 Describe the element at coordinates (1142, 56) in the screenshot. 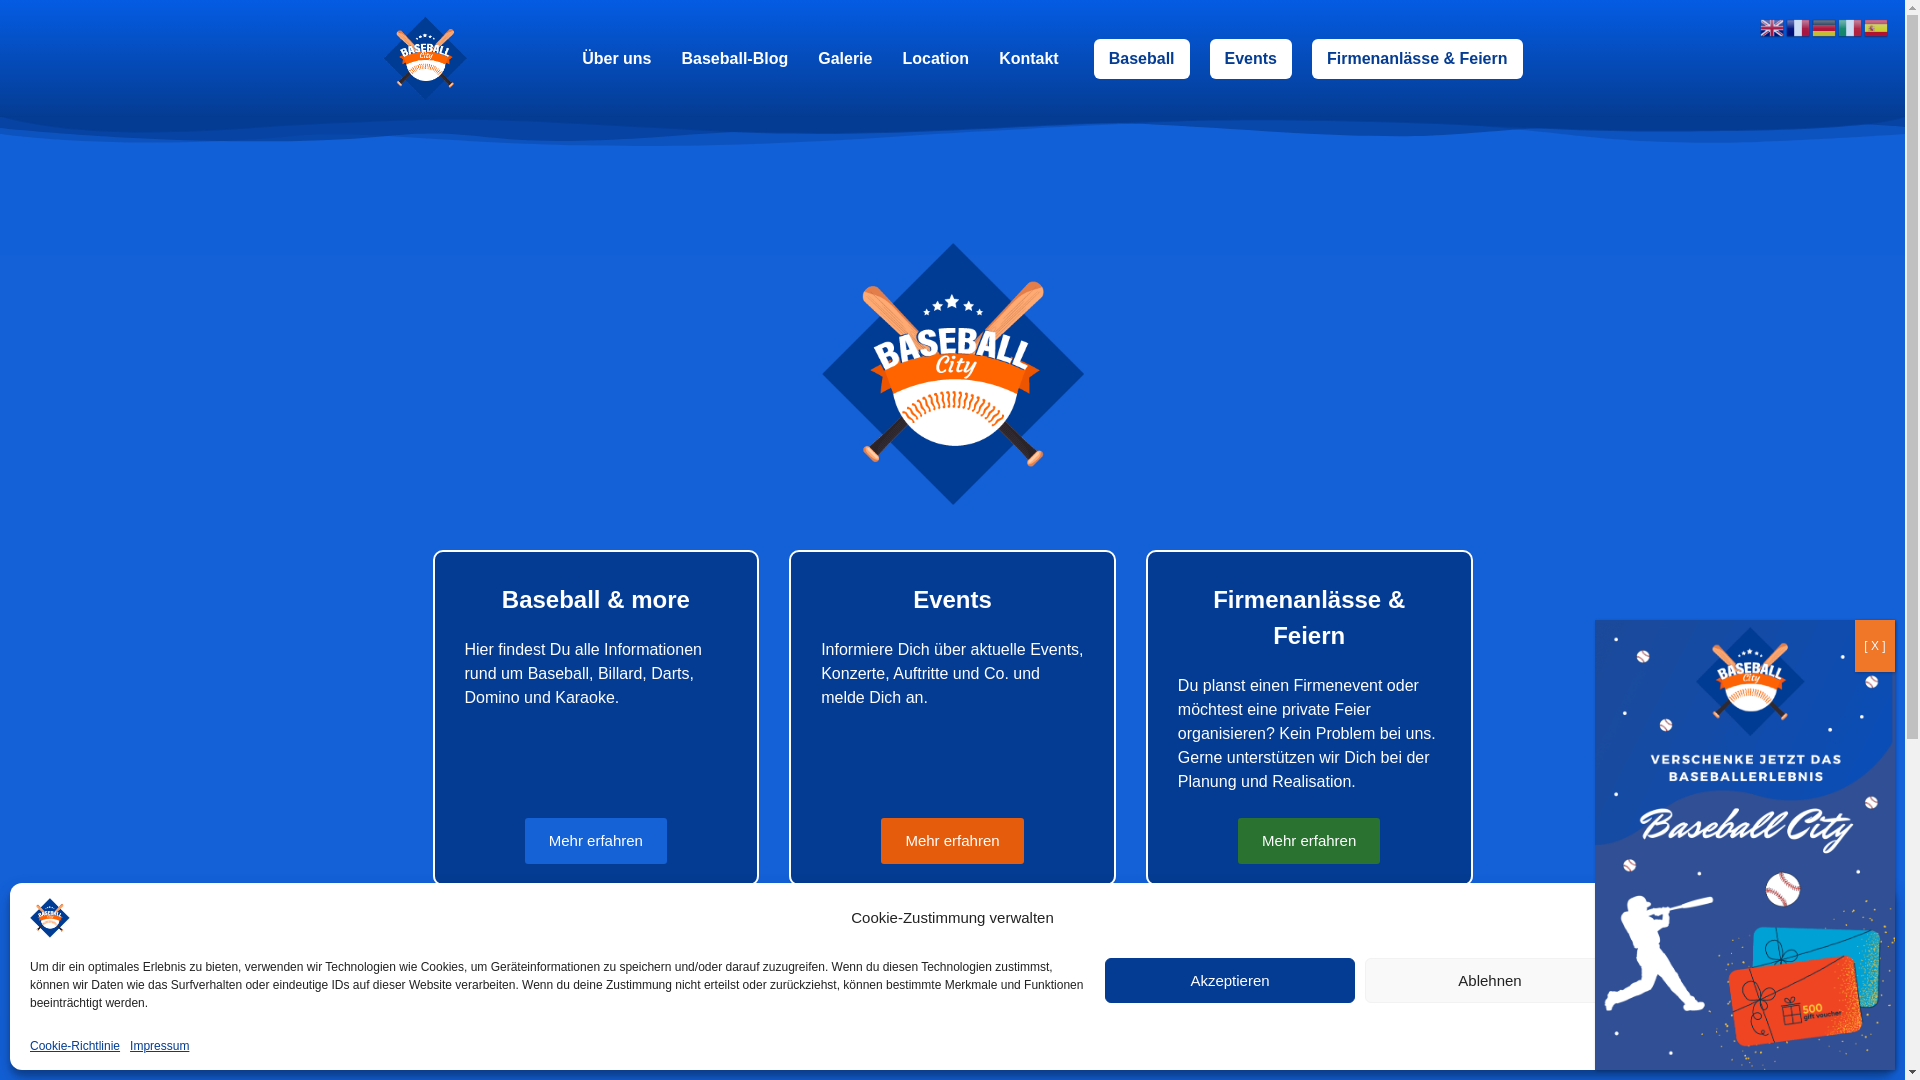

I see `'Baseball'` at that location.